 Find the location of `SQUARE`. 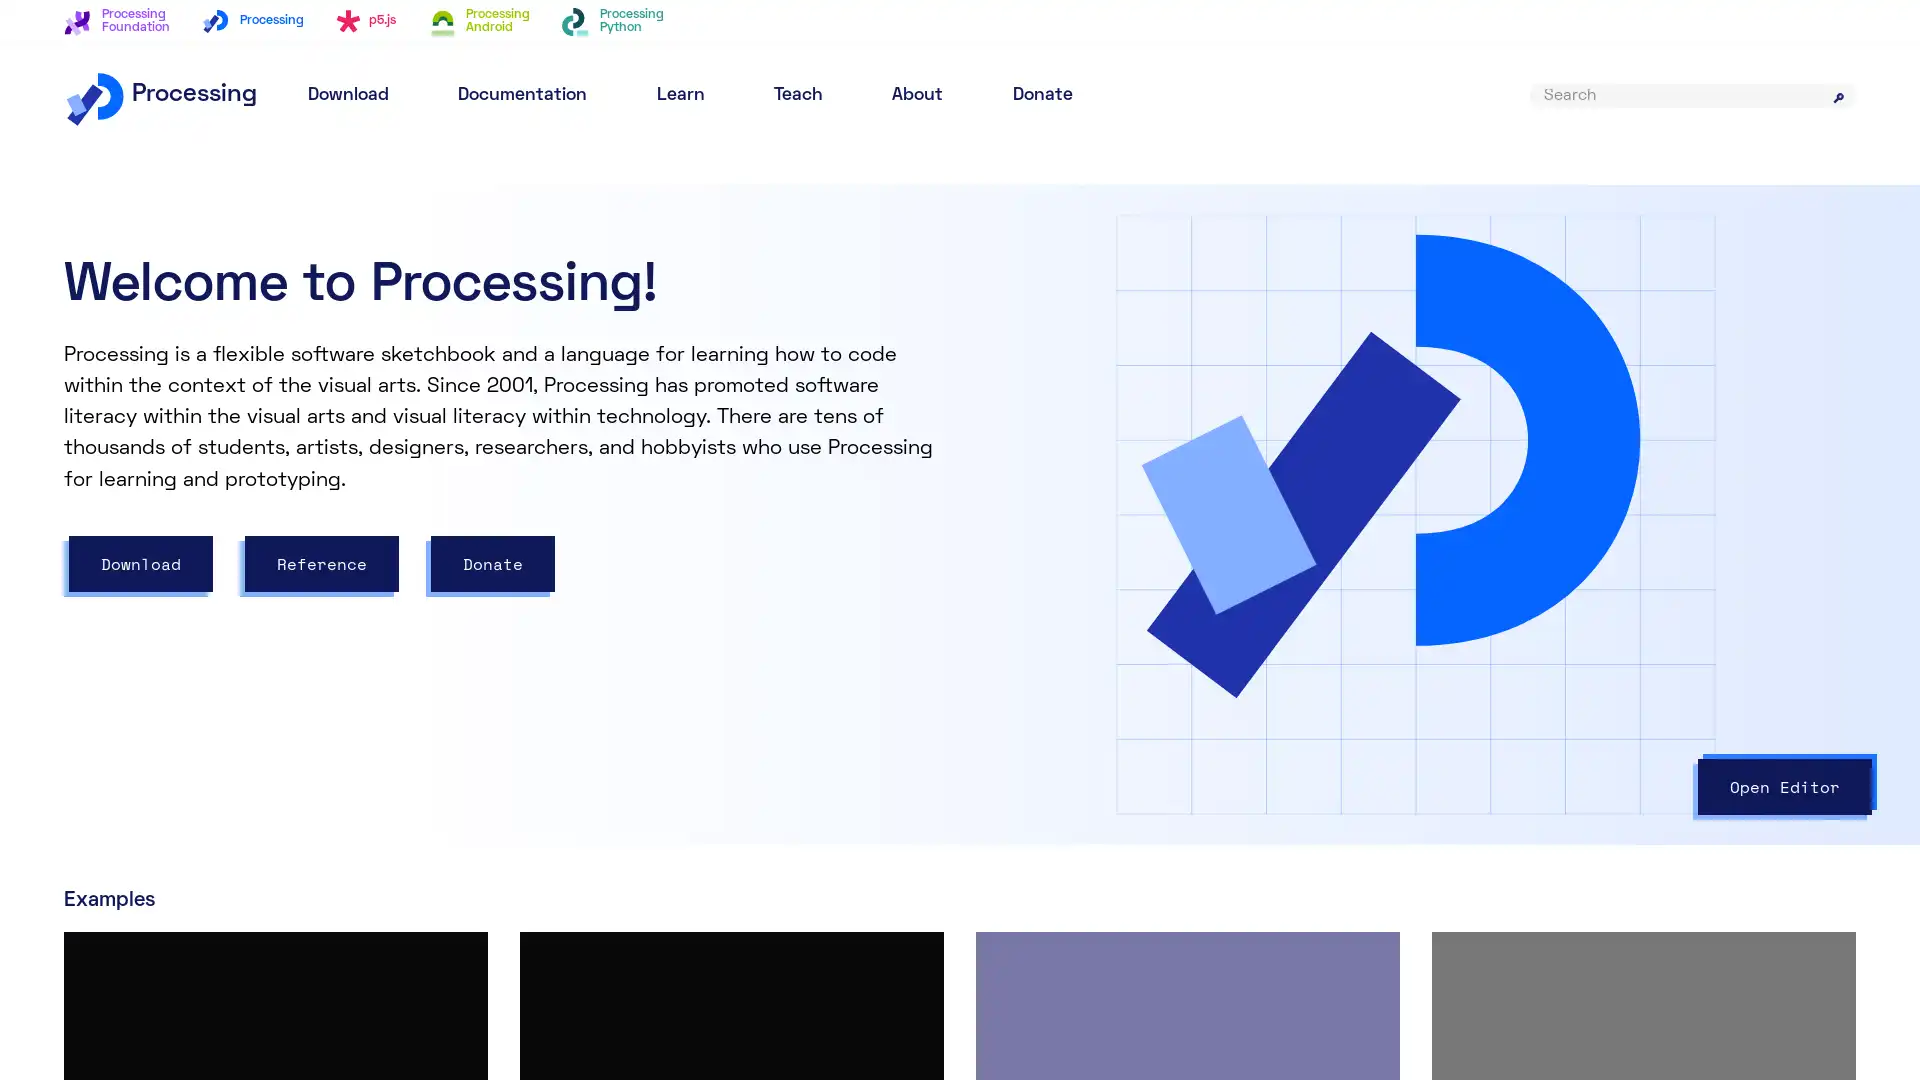

SQUARE is located at coordinates (1134, 456).